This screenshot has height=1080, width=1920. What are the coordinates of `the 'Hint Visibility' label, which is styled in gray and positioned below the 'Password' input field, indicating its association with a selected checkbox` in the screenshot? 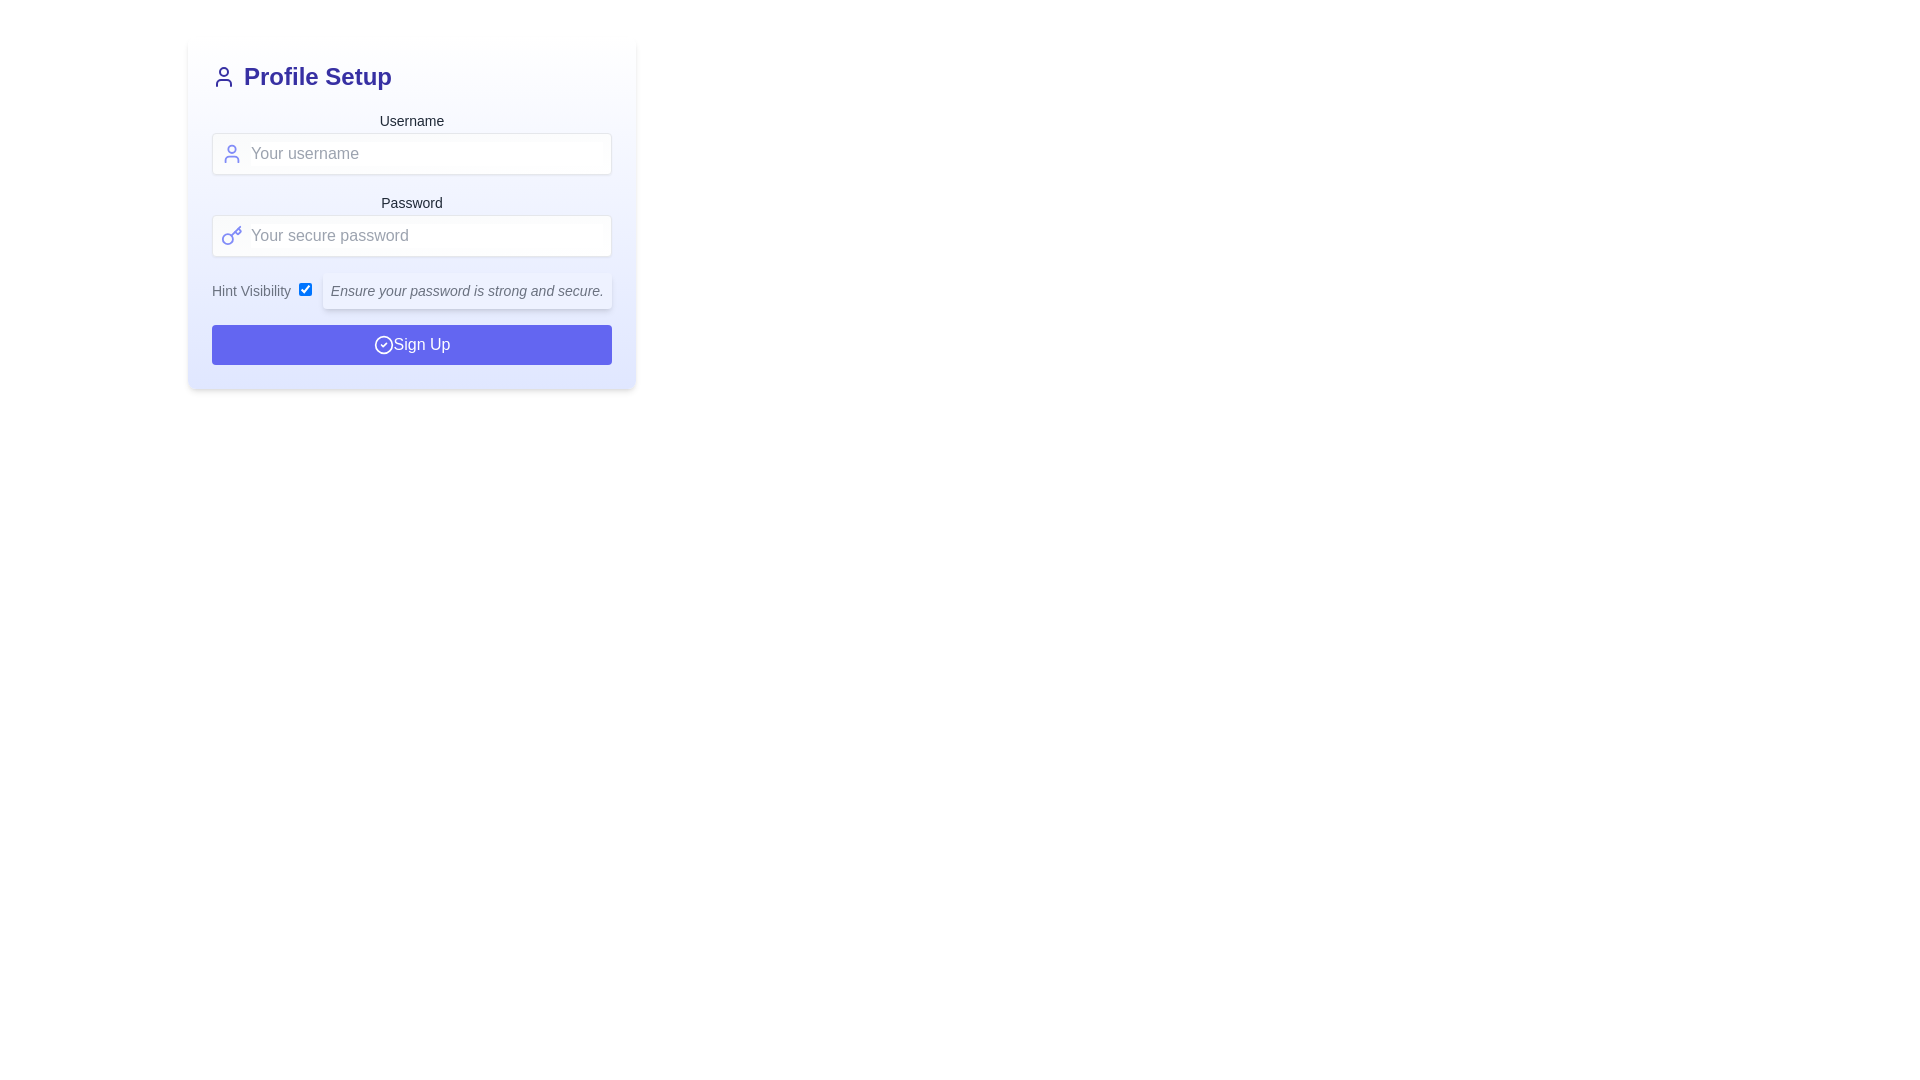 It's located at (261, 290).